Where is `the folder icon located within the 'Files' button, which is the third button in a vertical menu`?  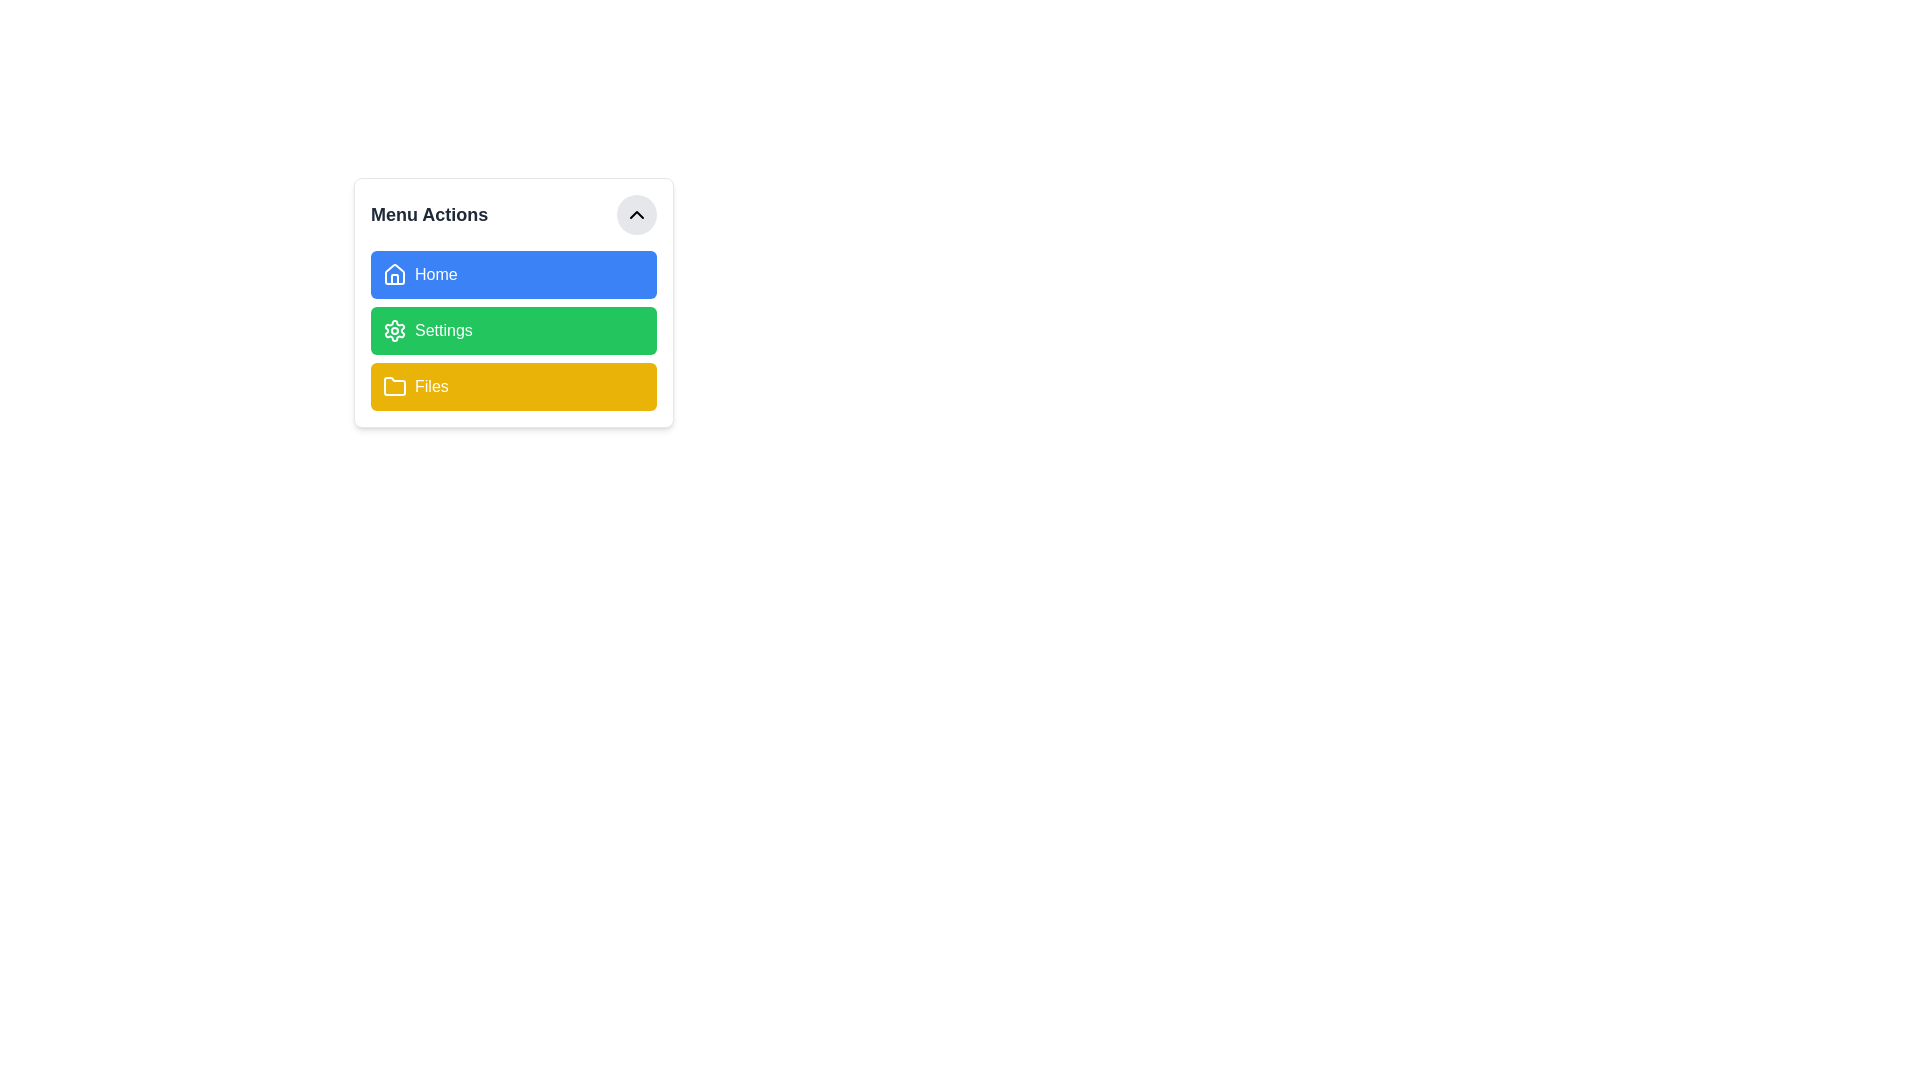
the folder icon located within the 'Files' button, which is the third button in a vertical menu is located at coordinates (394, 386).